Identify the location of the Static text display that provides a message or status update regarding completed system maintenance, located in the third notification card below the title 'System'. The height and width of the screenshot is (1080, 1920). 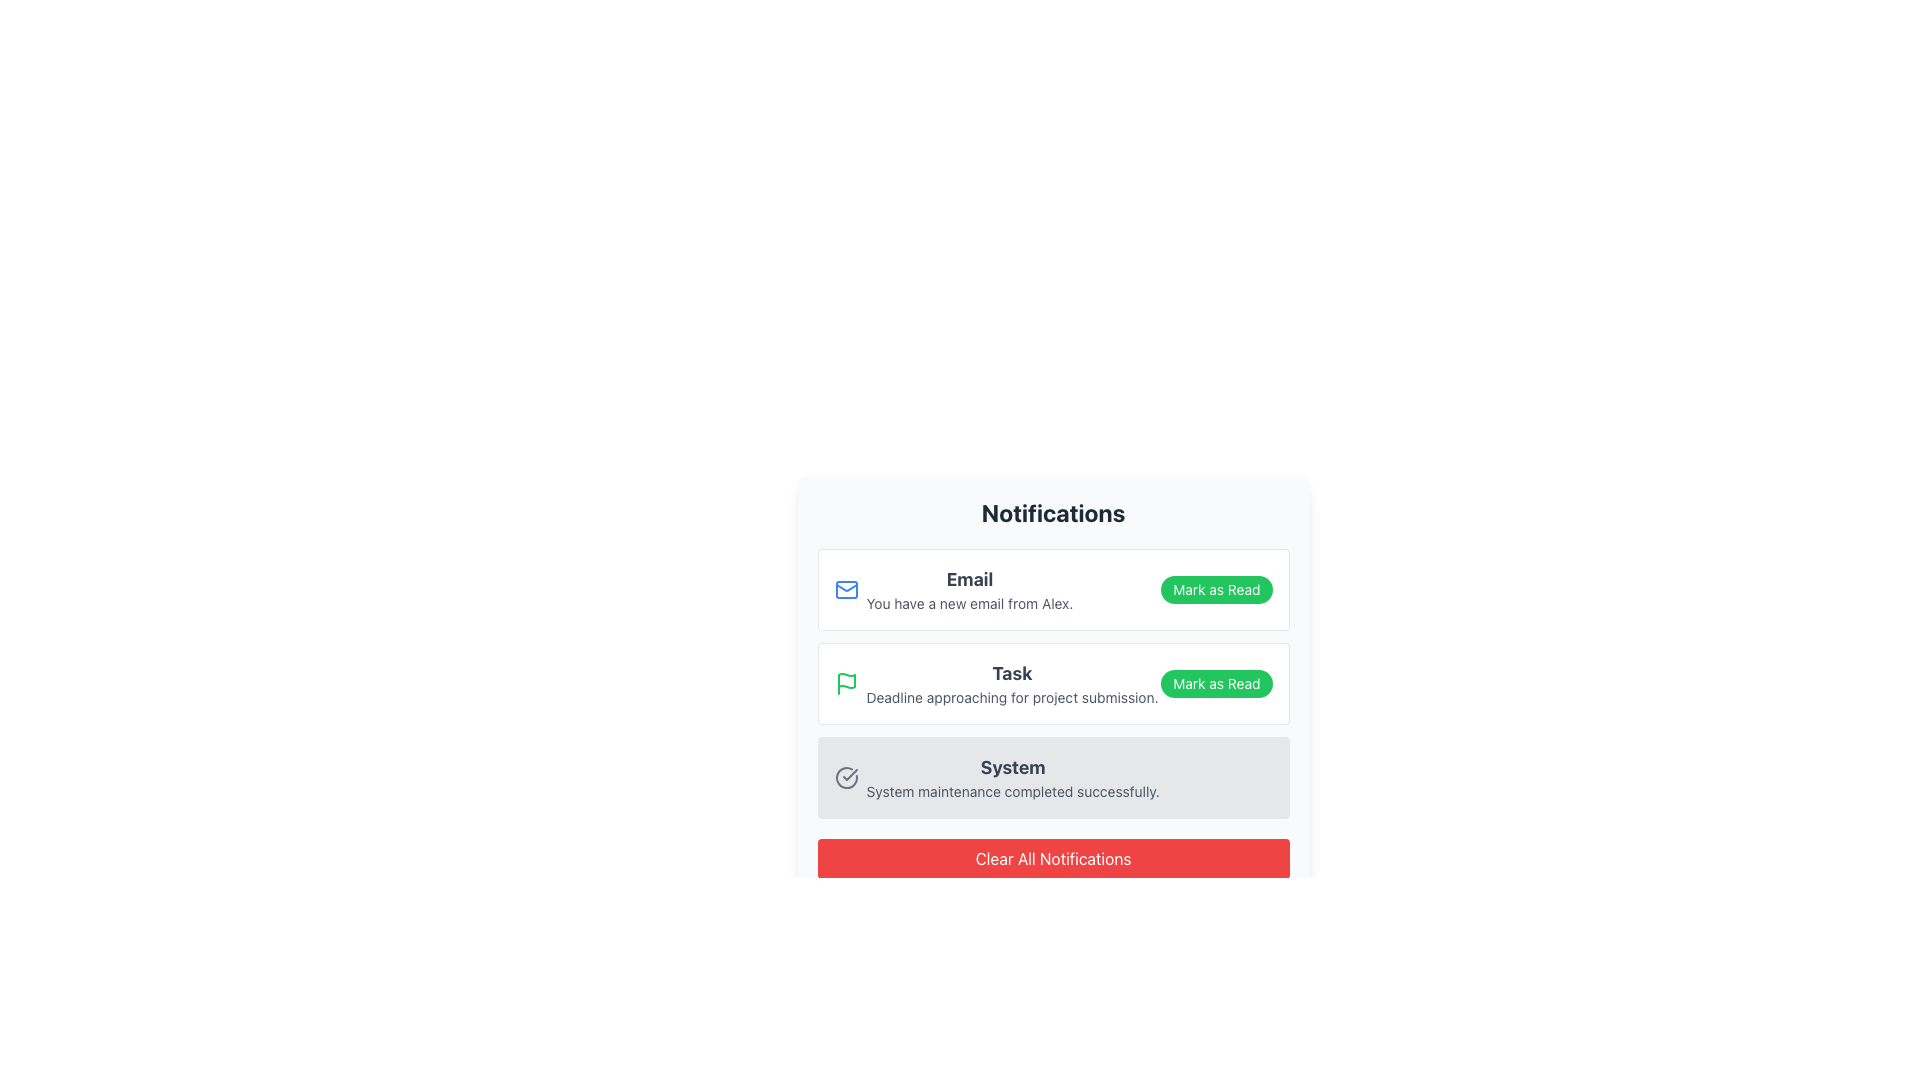
(1013, 790).